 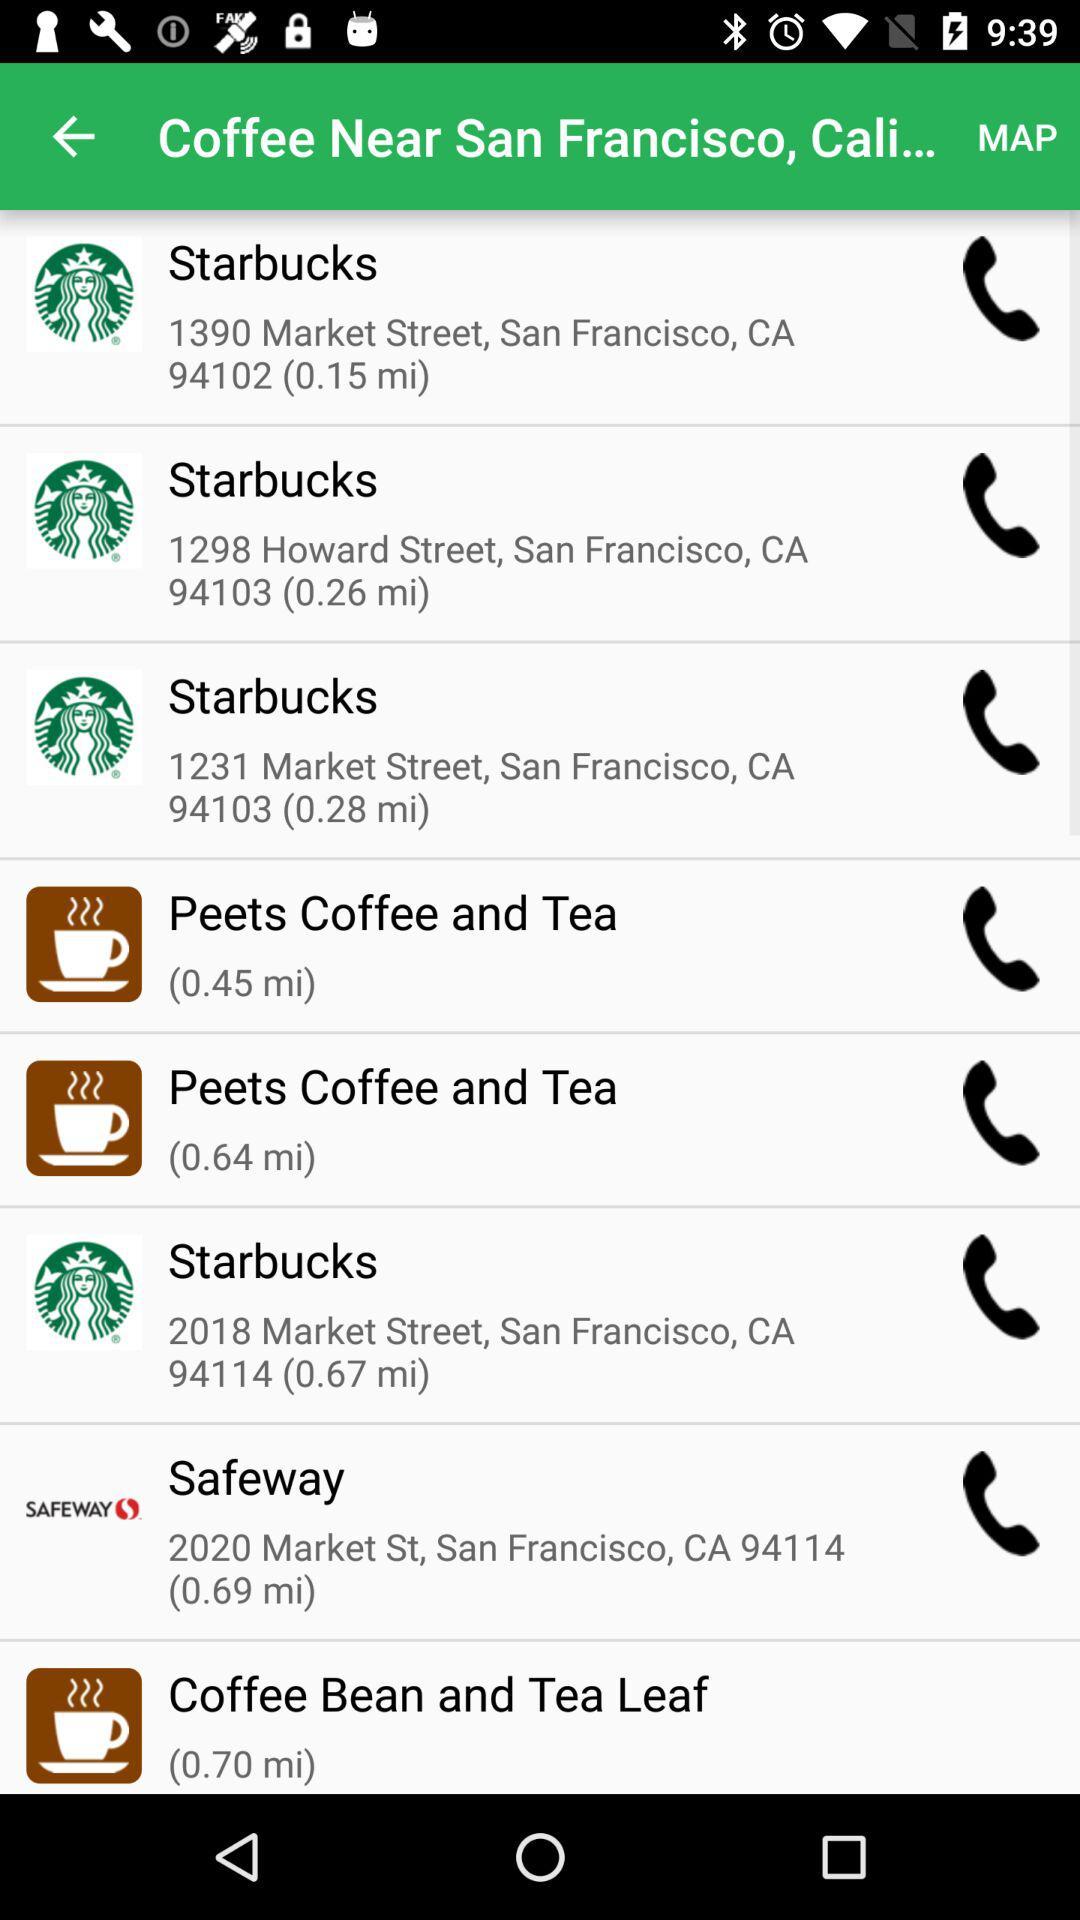 I want to click on the item below the 2018 market street icon, so click(x=524, y=1489).